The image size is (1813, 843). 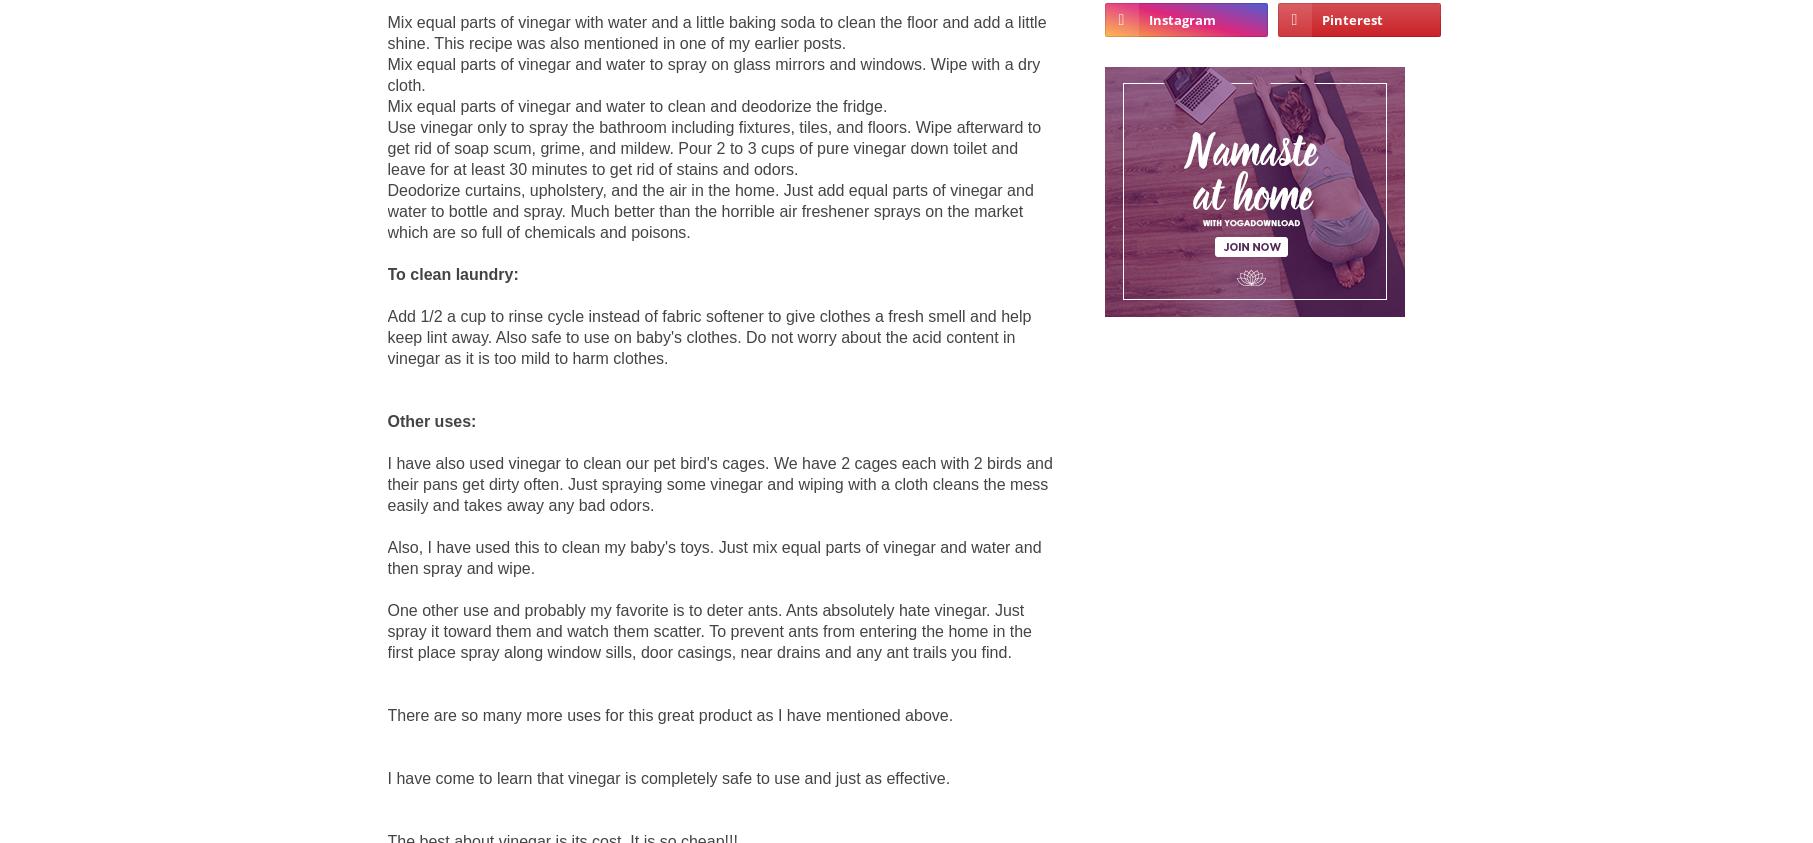 I want to click on 'Other uses:', so click(x=430, y=419).